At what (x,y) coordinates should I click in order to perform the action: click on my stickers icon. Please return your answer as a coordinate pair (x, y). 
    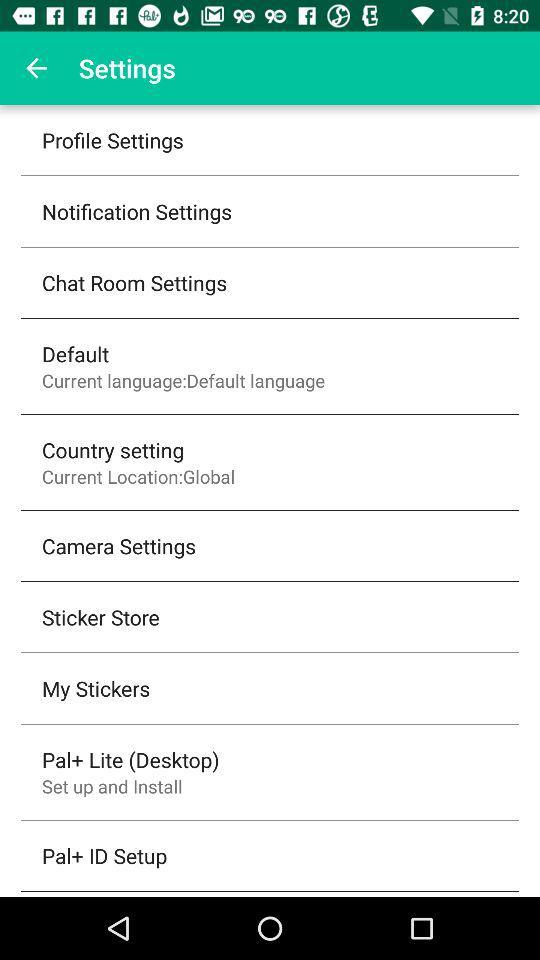
    Looking at the image, I should click on (95, 688).